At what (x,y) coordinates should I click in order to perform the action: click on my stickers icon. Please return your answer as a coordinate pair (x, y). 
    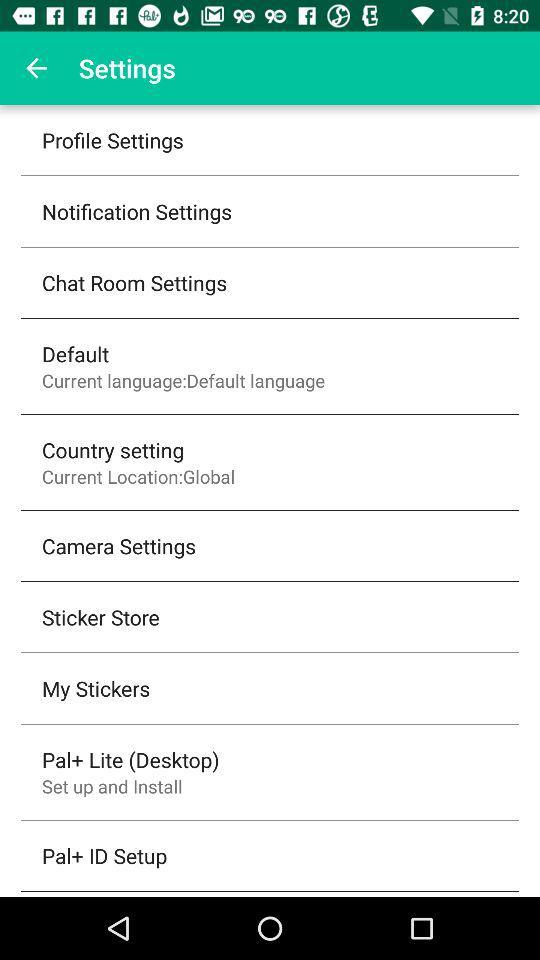
    Looking at the image, I should click on (95, 688).